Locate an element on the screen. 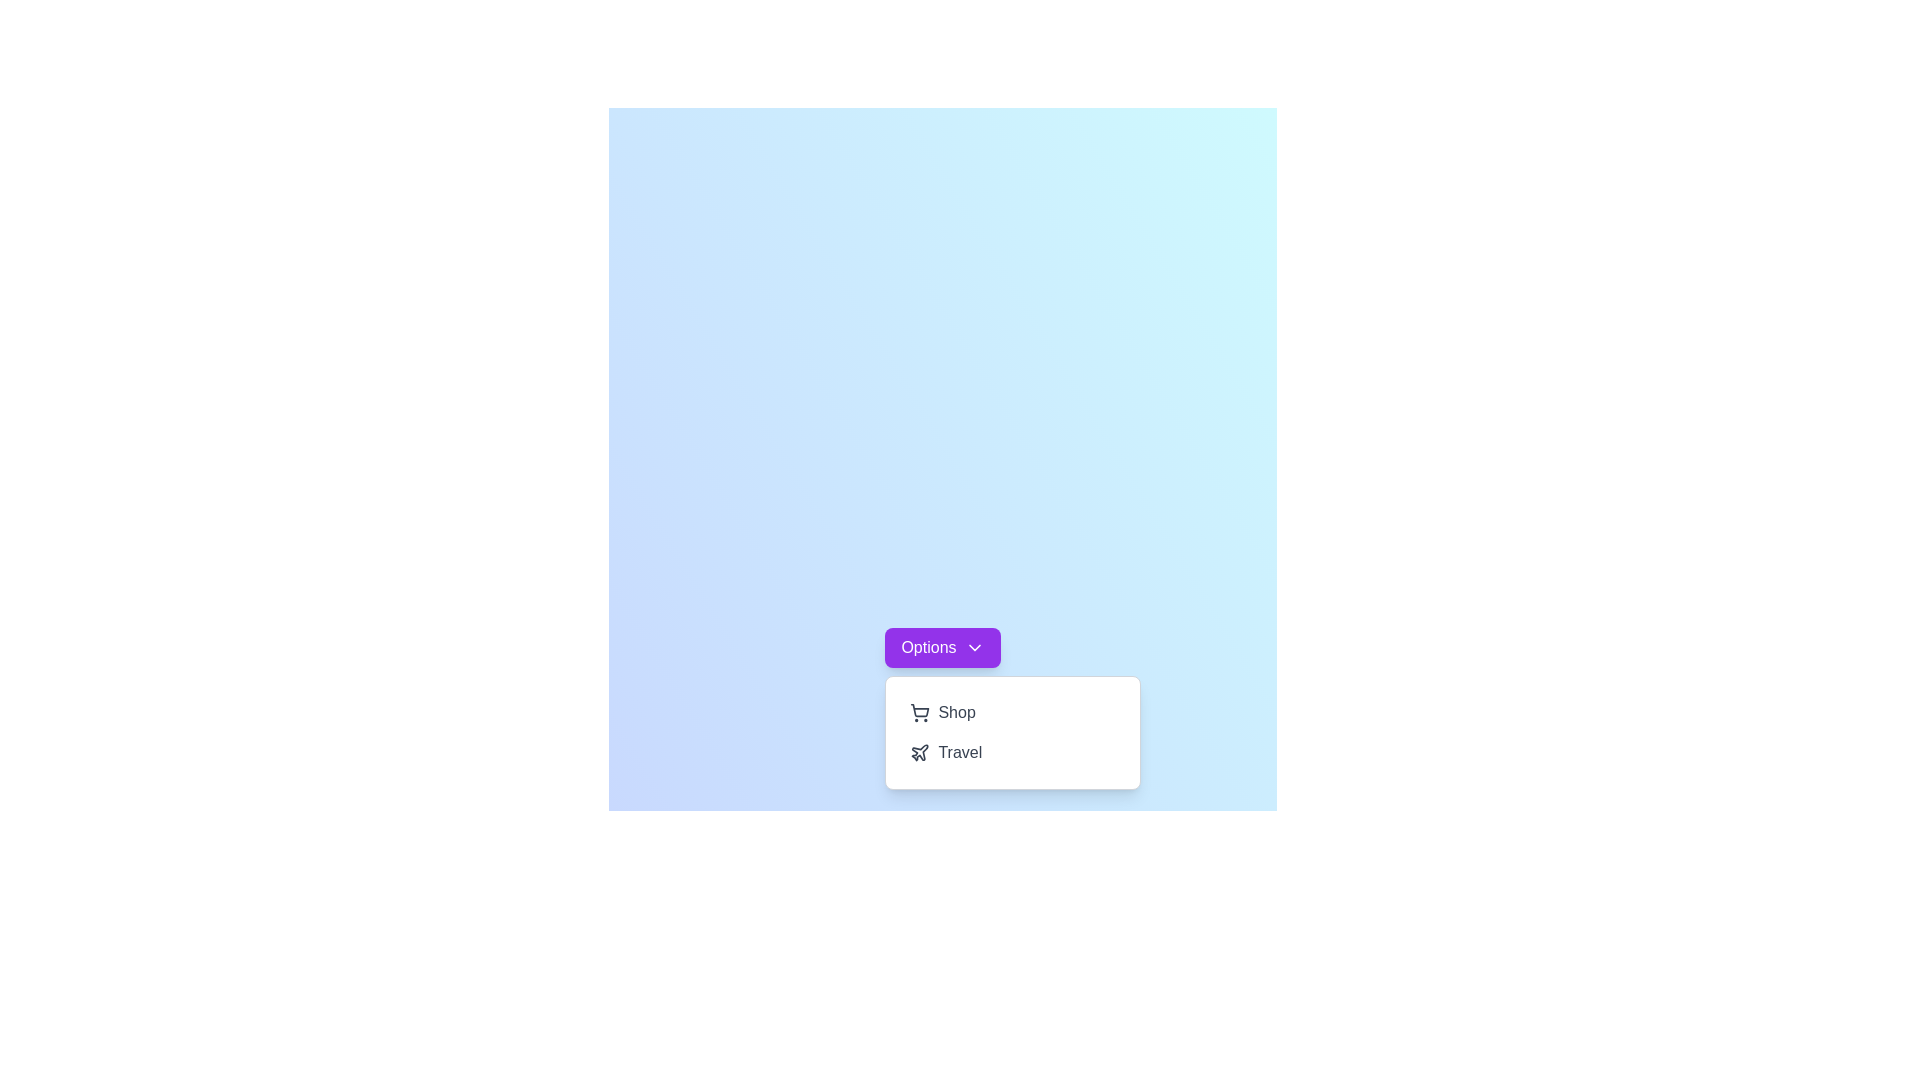  the Dropdown indicator icon (SVG) located at the right end of the 'Options' button is located at coordinates (974, 648).